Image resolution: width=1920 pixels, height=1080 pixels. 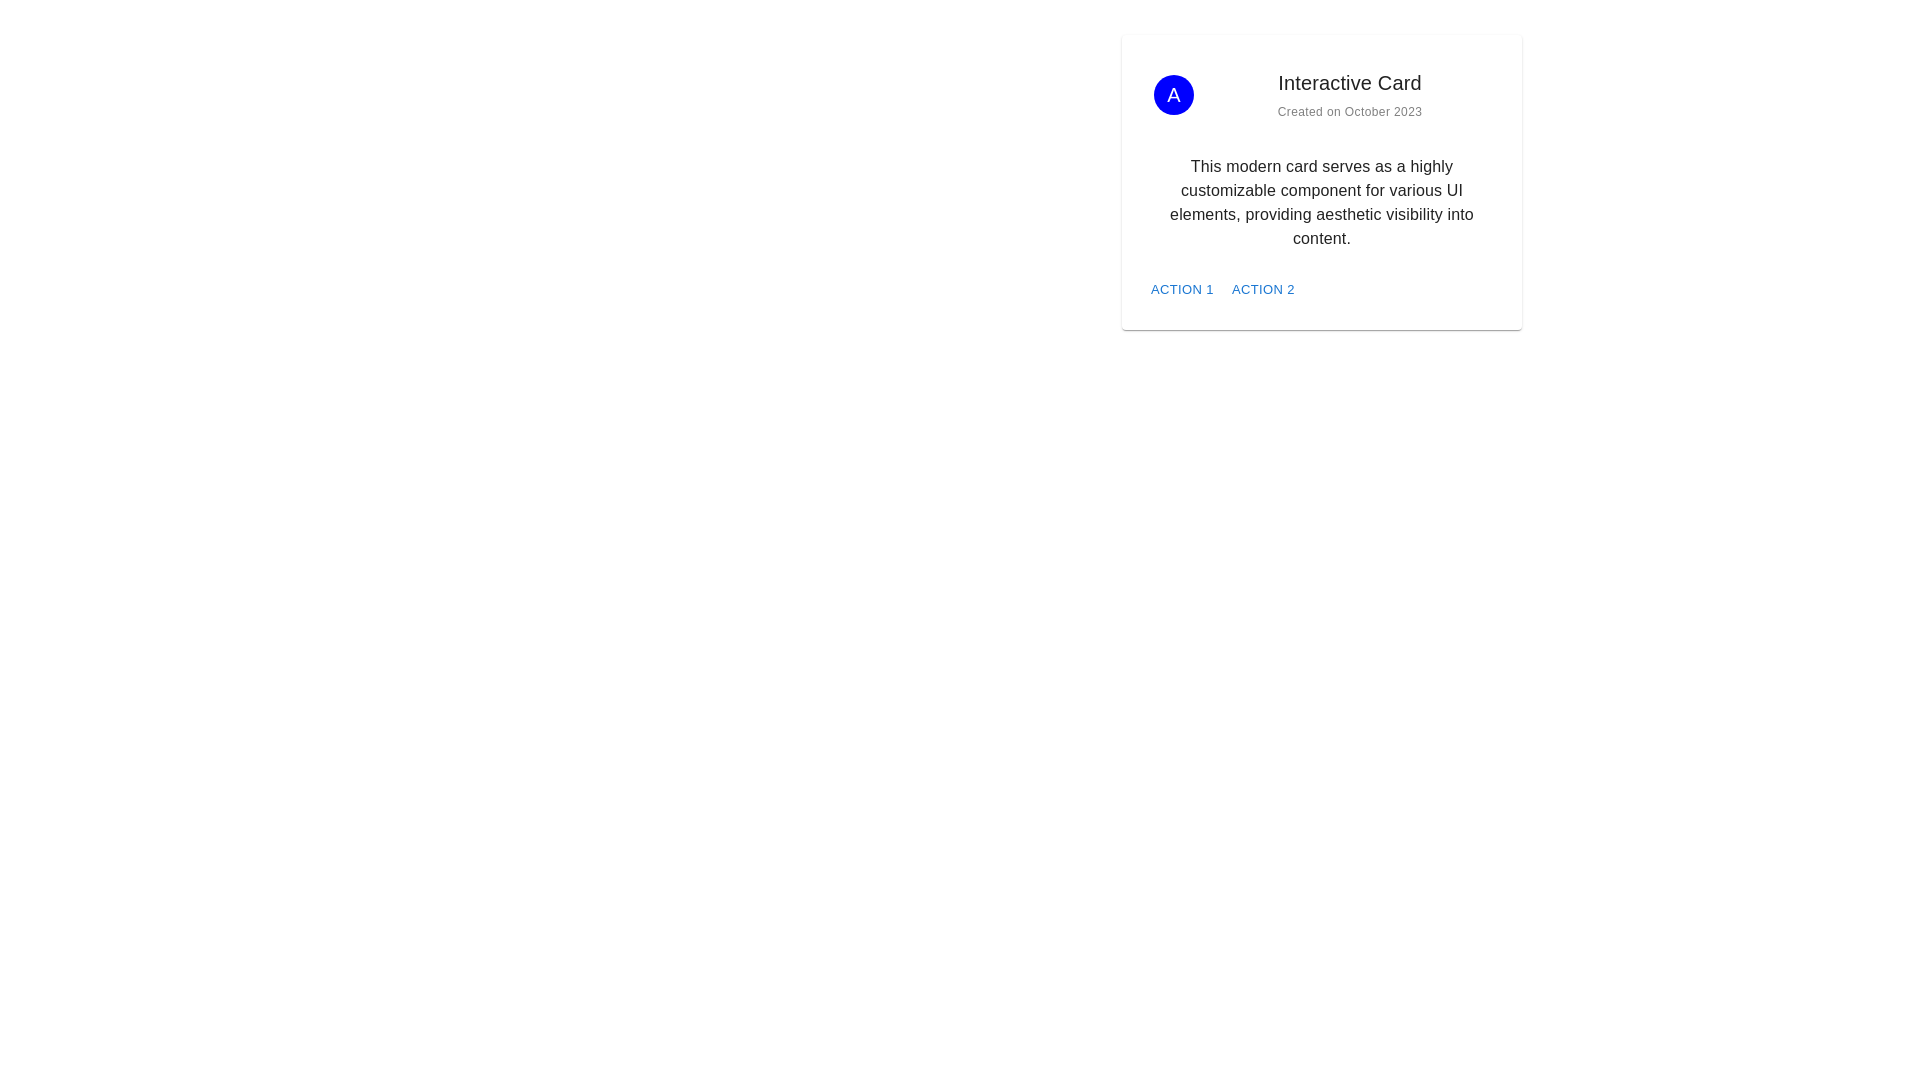 I want to click on the informational label that provides the creation date of the card, located at the bottom of the header section, below the 'Interactive Card' title, so click(x=1349, y=111).